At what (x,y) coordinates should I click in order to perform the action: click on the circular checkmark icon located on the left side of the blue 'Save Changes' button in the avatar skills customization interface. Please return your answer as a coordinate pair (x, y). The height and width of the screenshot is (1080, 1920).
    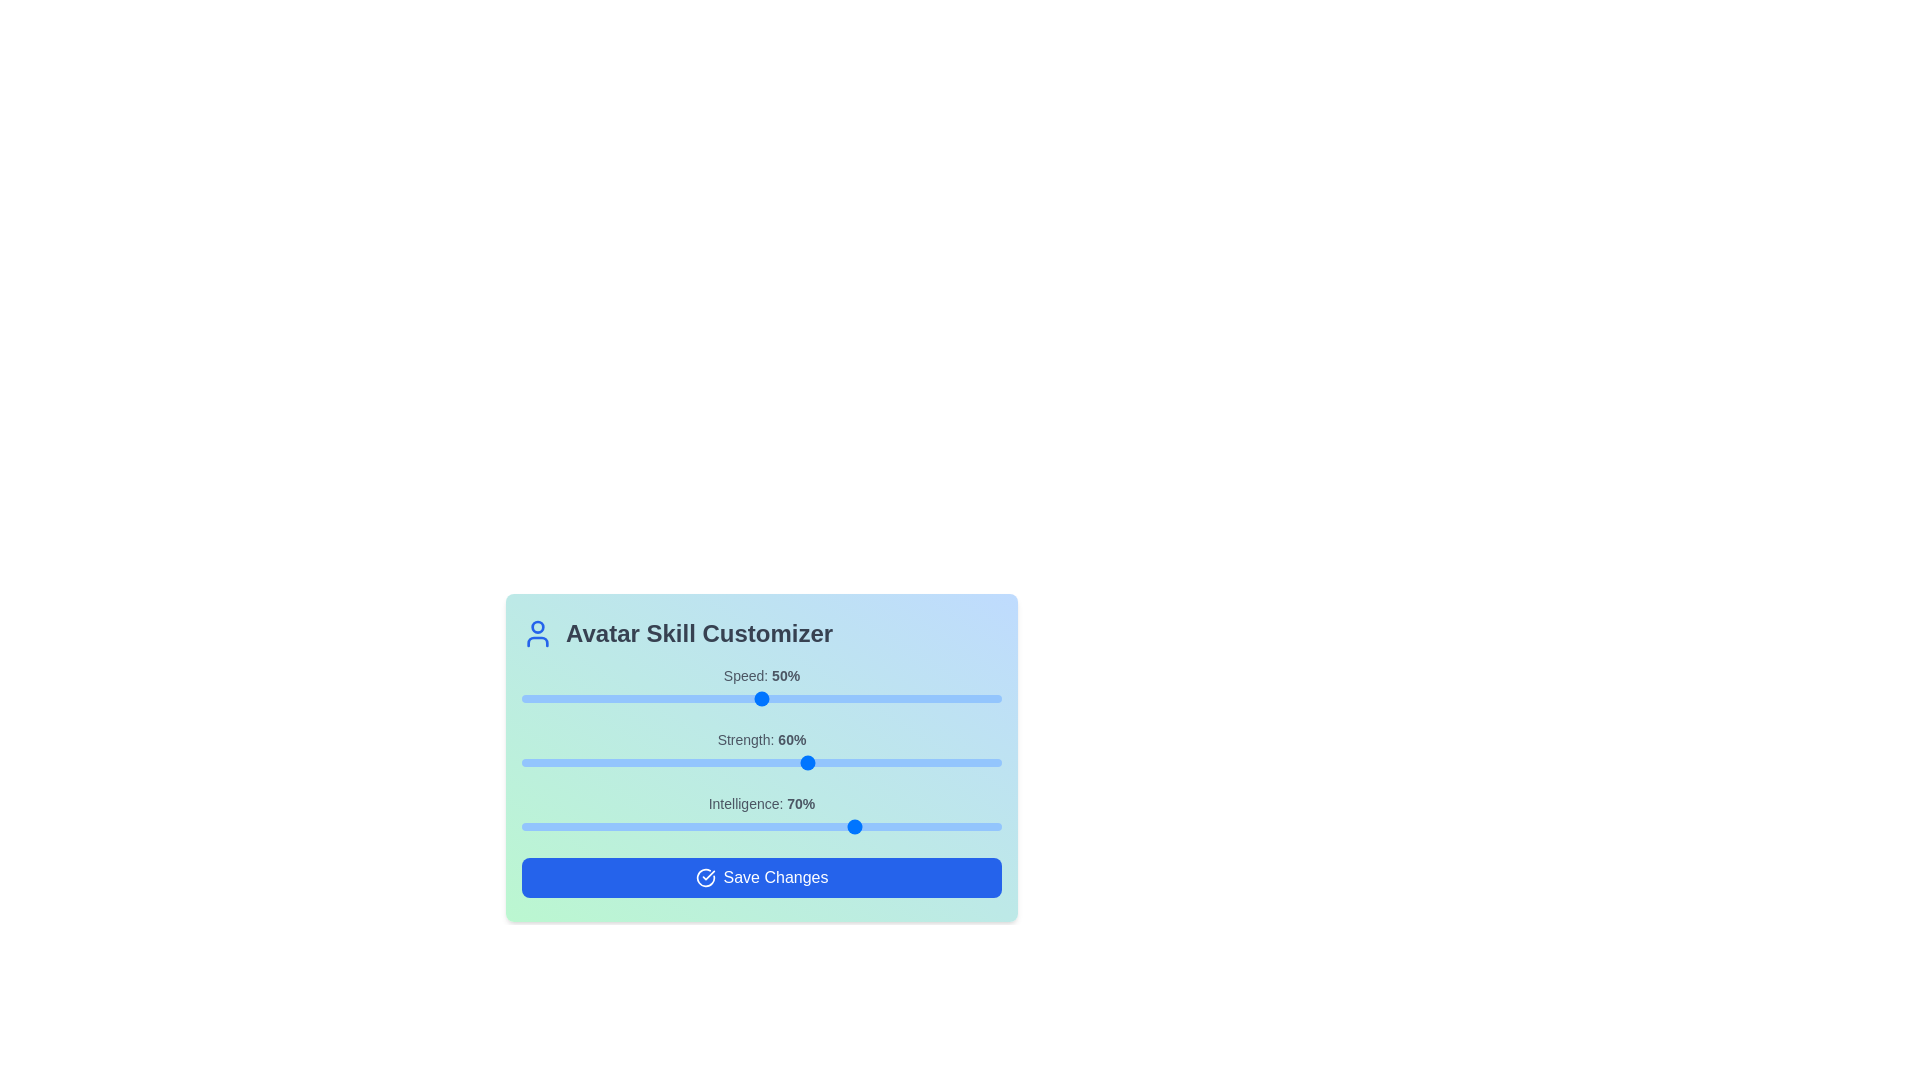
    Looking at the image, I should click on (705, 877).